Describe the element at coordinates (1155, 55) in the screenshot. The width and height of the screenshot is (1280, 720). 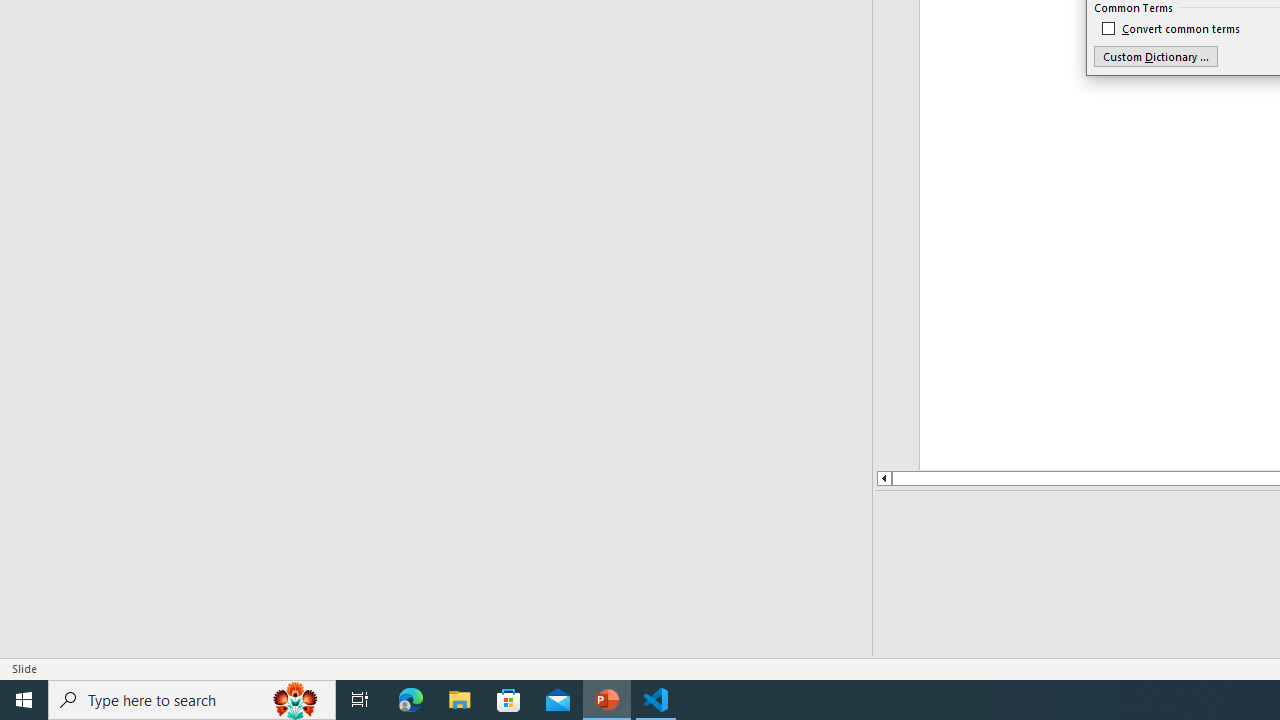
I see `'Custom Dictionary ...'` at that location.